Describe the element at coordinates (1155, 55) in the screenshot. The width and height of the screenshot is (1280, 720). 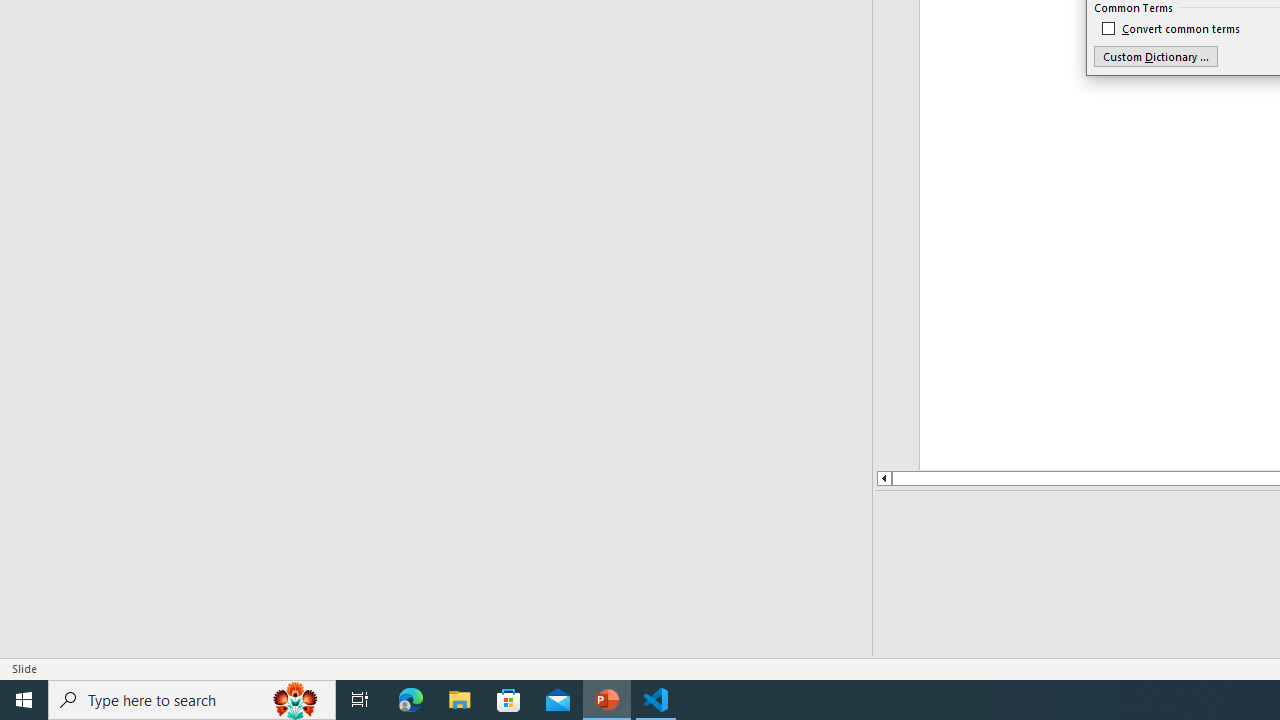
I see `'Custom Dictionary ...'` at that location.